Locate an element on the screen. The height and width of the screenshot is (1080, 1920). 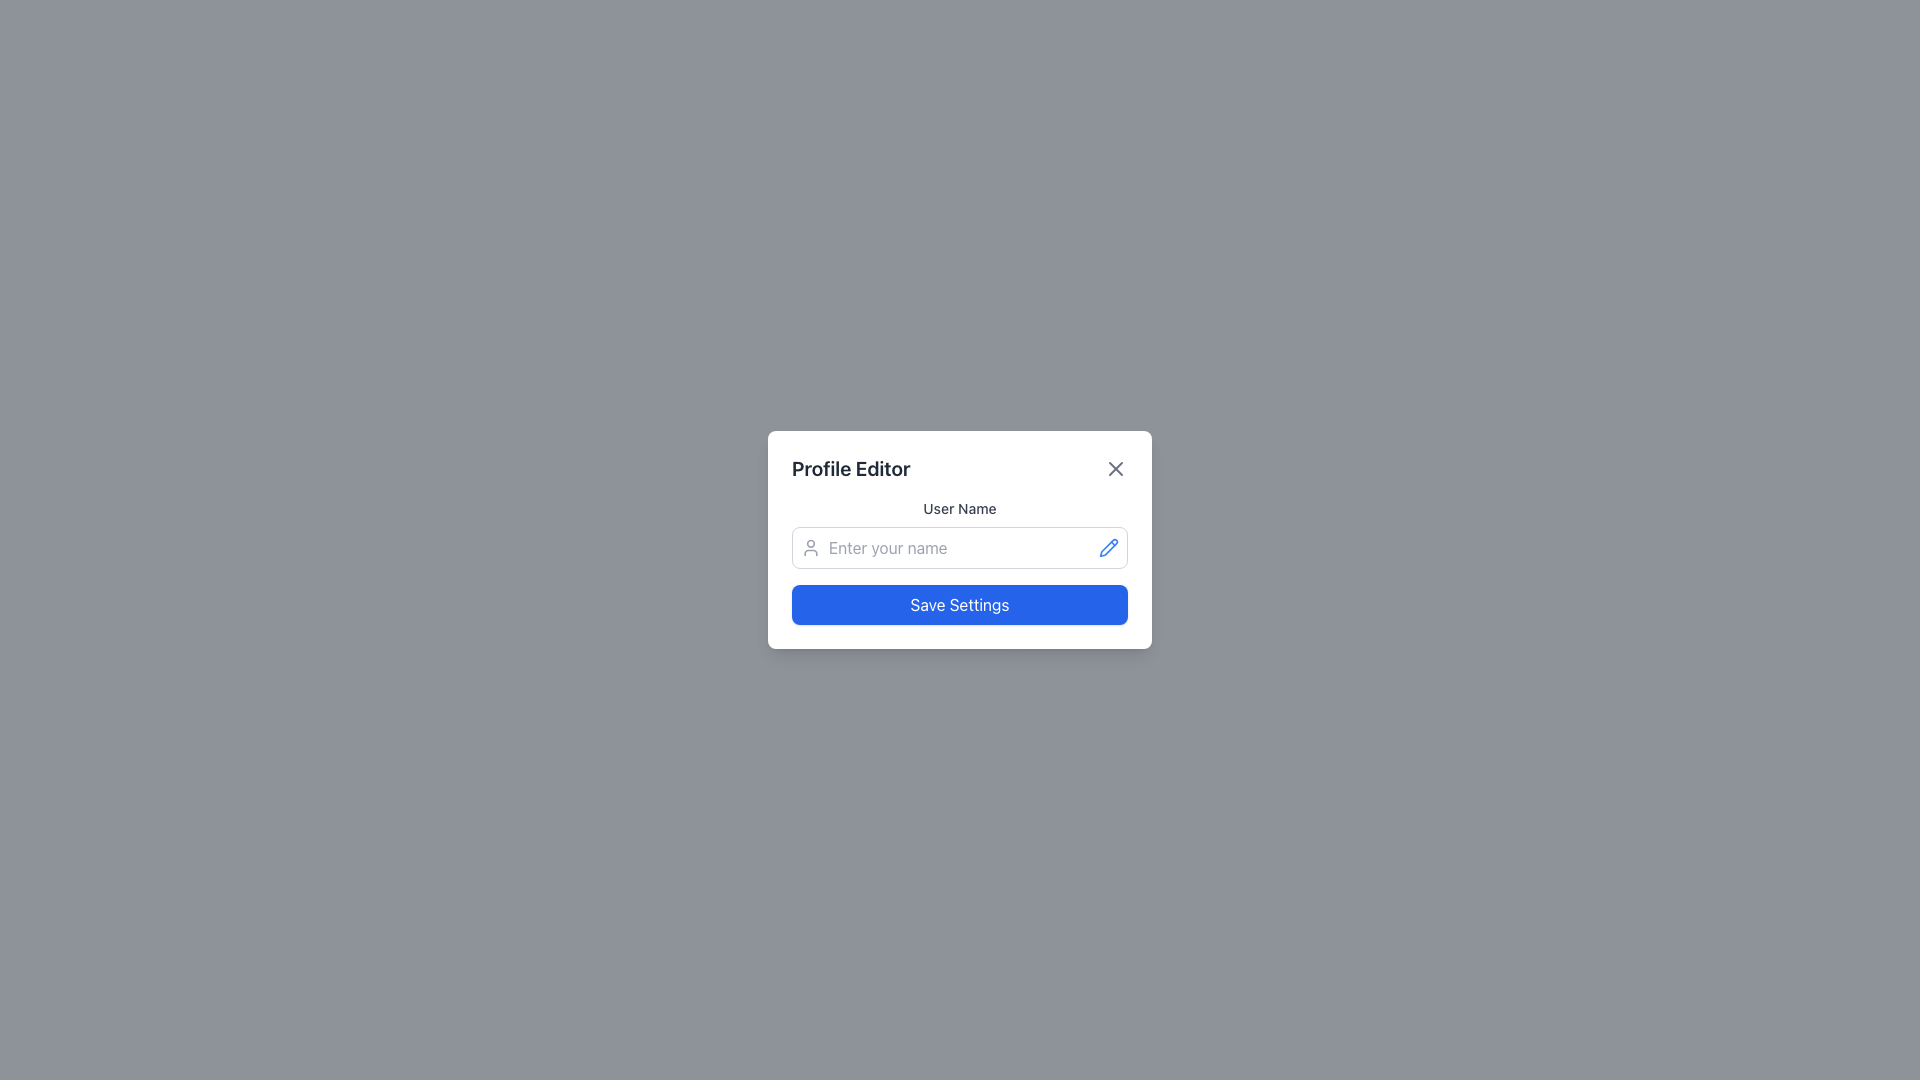
the 'Profile Editor' text label, which is styled in bold and located at the top left corner of the modal window is located at coordinates (851, 469).